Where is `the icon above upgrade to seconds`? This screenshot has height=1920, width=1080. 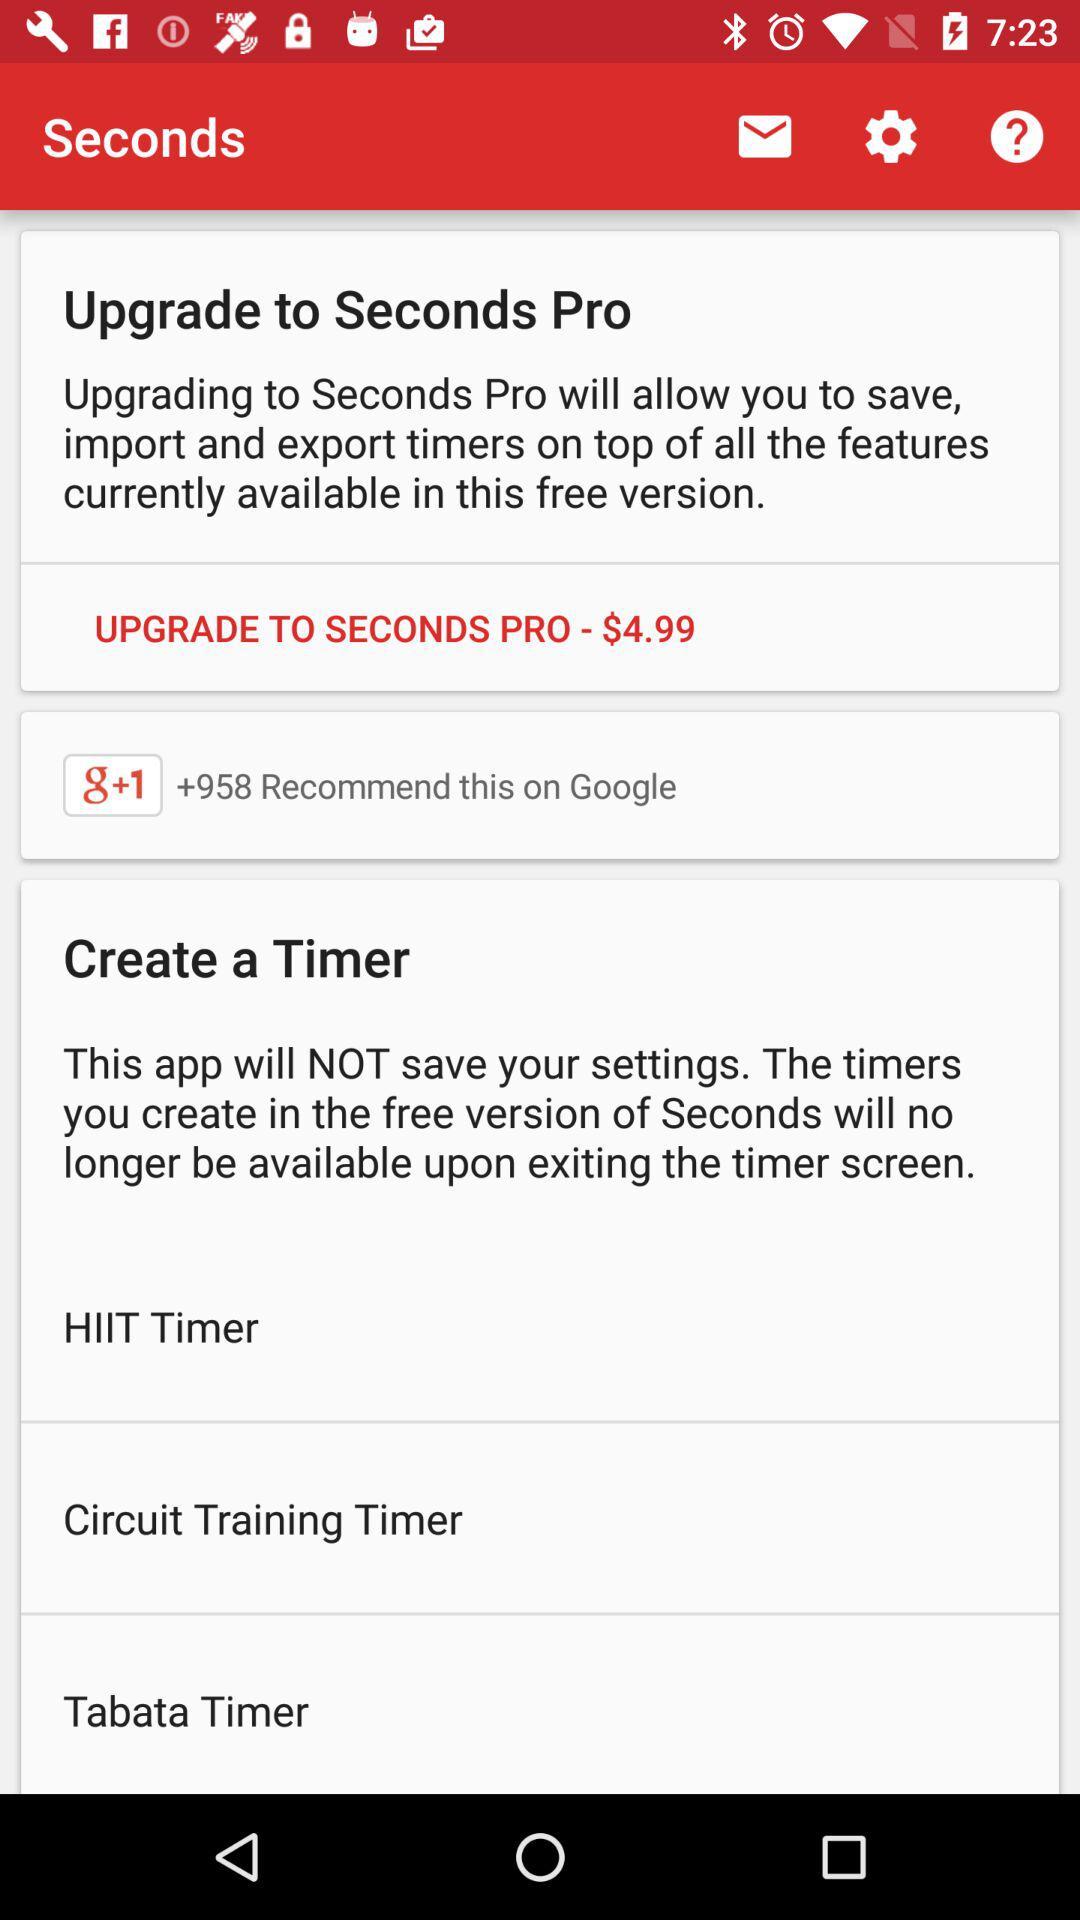 the icon above upgrade to seconds is located at coordinates (1017, 135).